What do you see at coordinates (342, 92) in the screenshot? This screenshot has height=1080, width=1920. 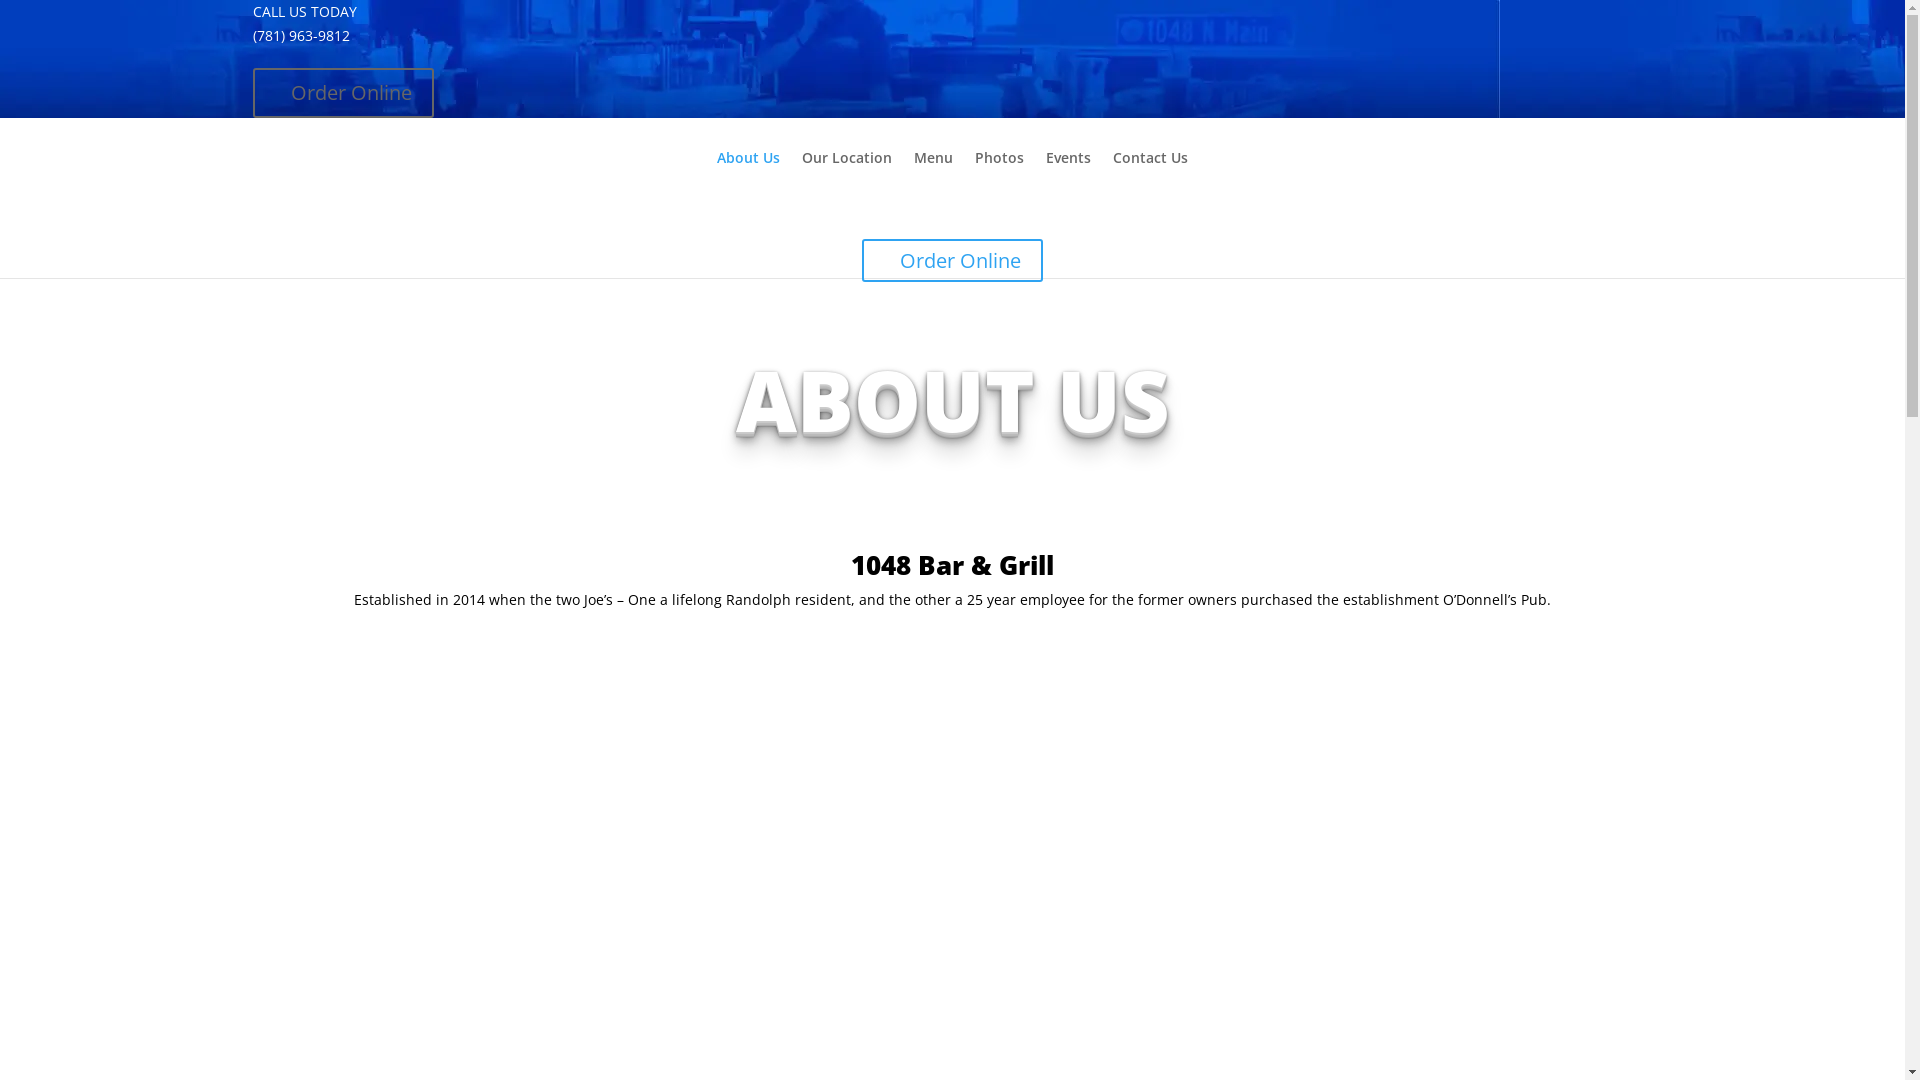 I see `'Order Online'` at bounding box center [342, 92].